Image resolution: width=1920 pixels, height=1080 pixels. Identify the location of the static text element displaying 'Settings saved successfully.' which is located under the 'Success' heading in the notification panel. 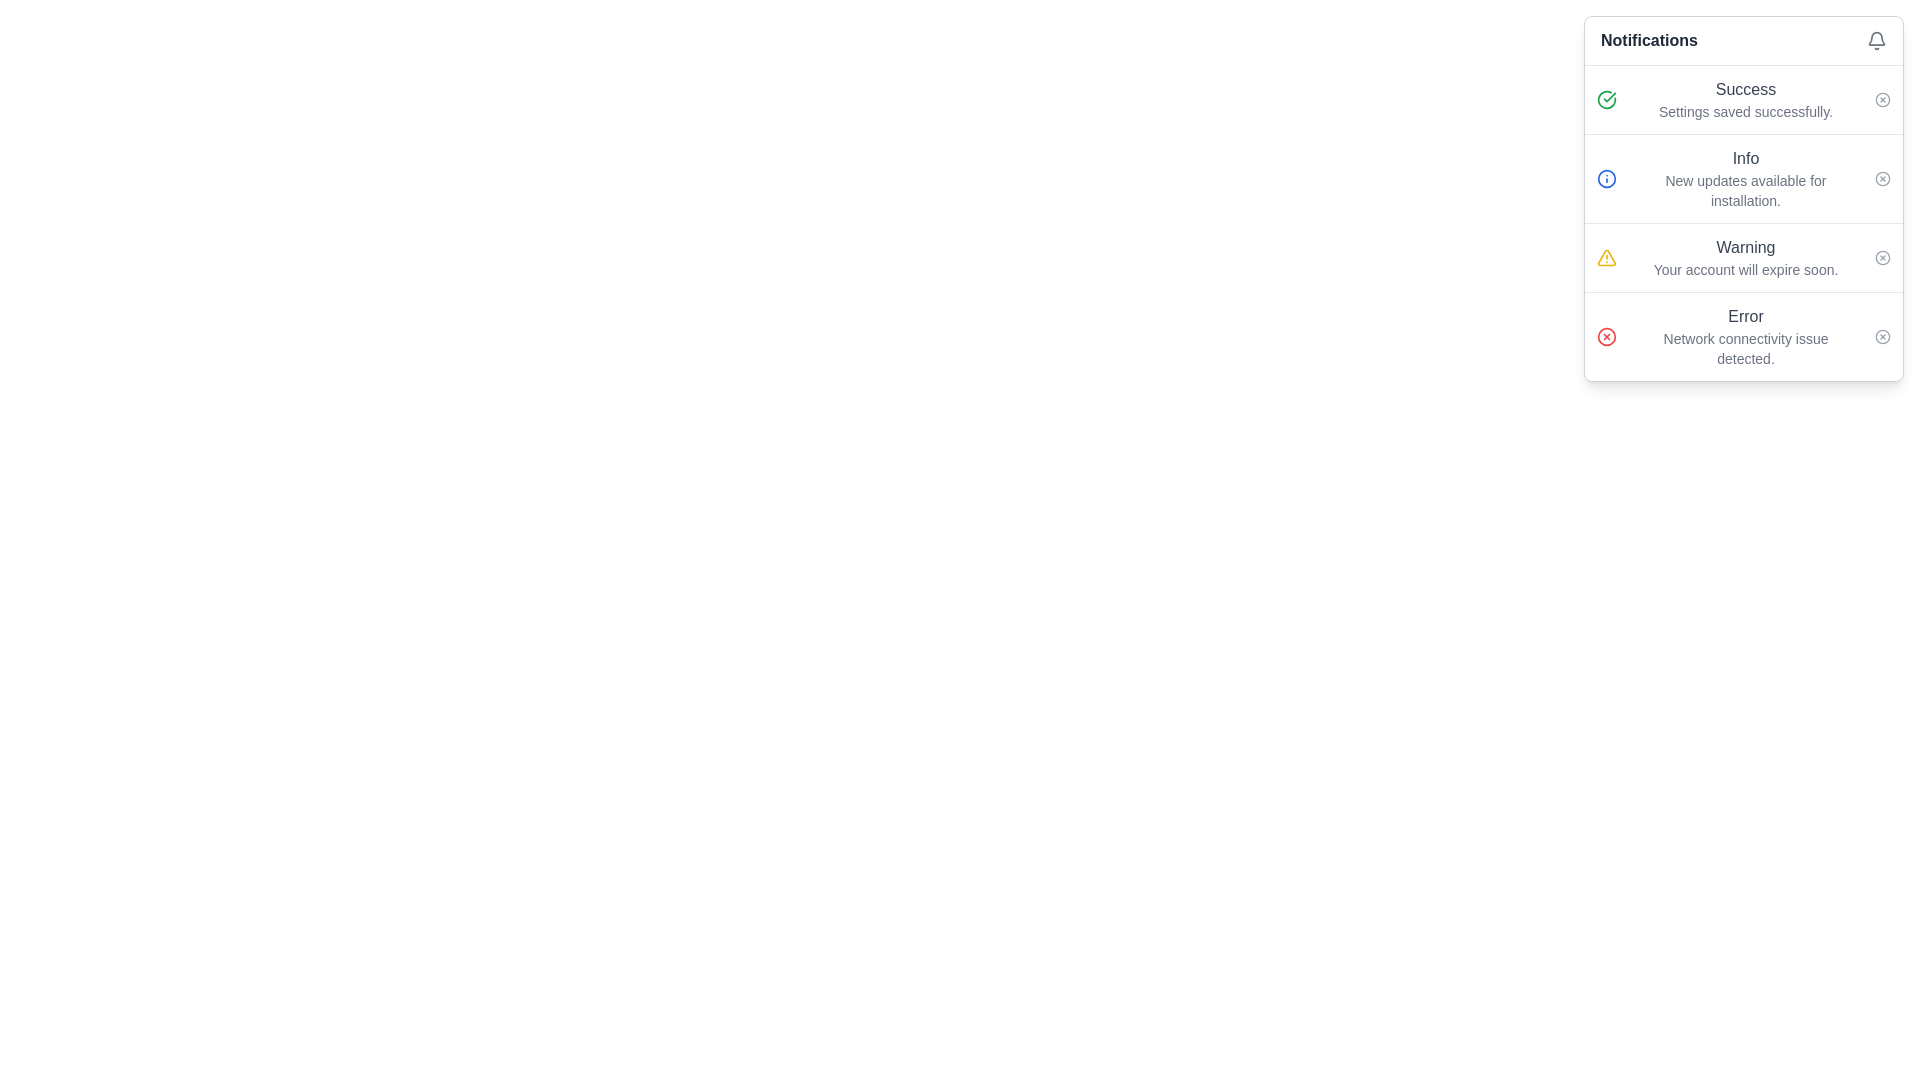
(1745, 111).